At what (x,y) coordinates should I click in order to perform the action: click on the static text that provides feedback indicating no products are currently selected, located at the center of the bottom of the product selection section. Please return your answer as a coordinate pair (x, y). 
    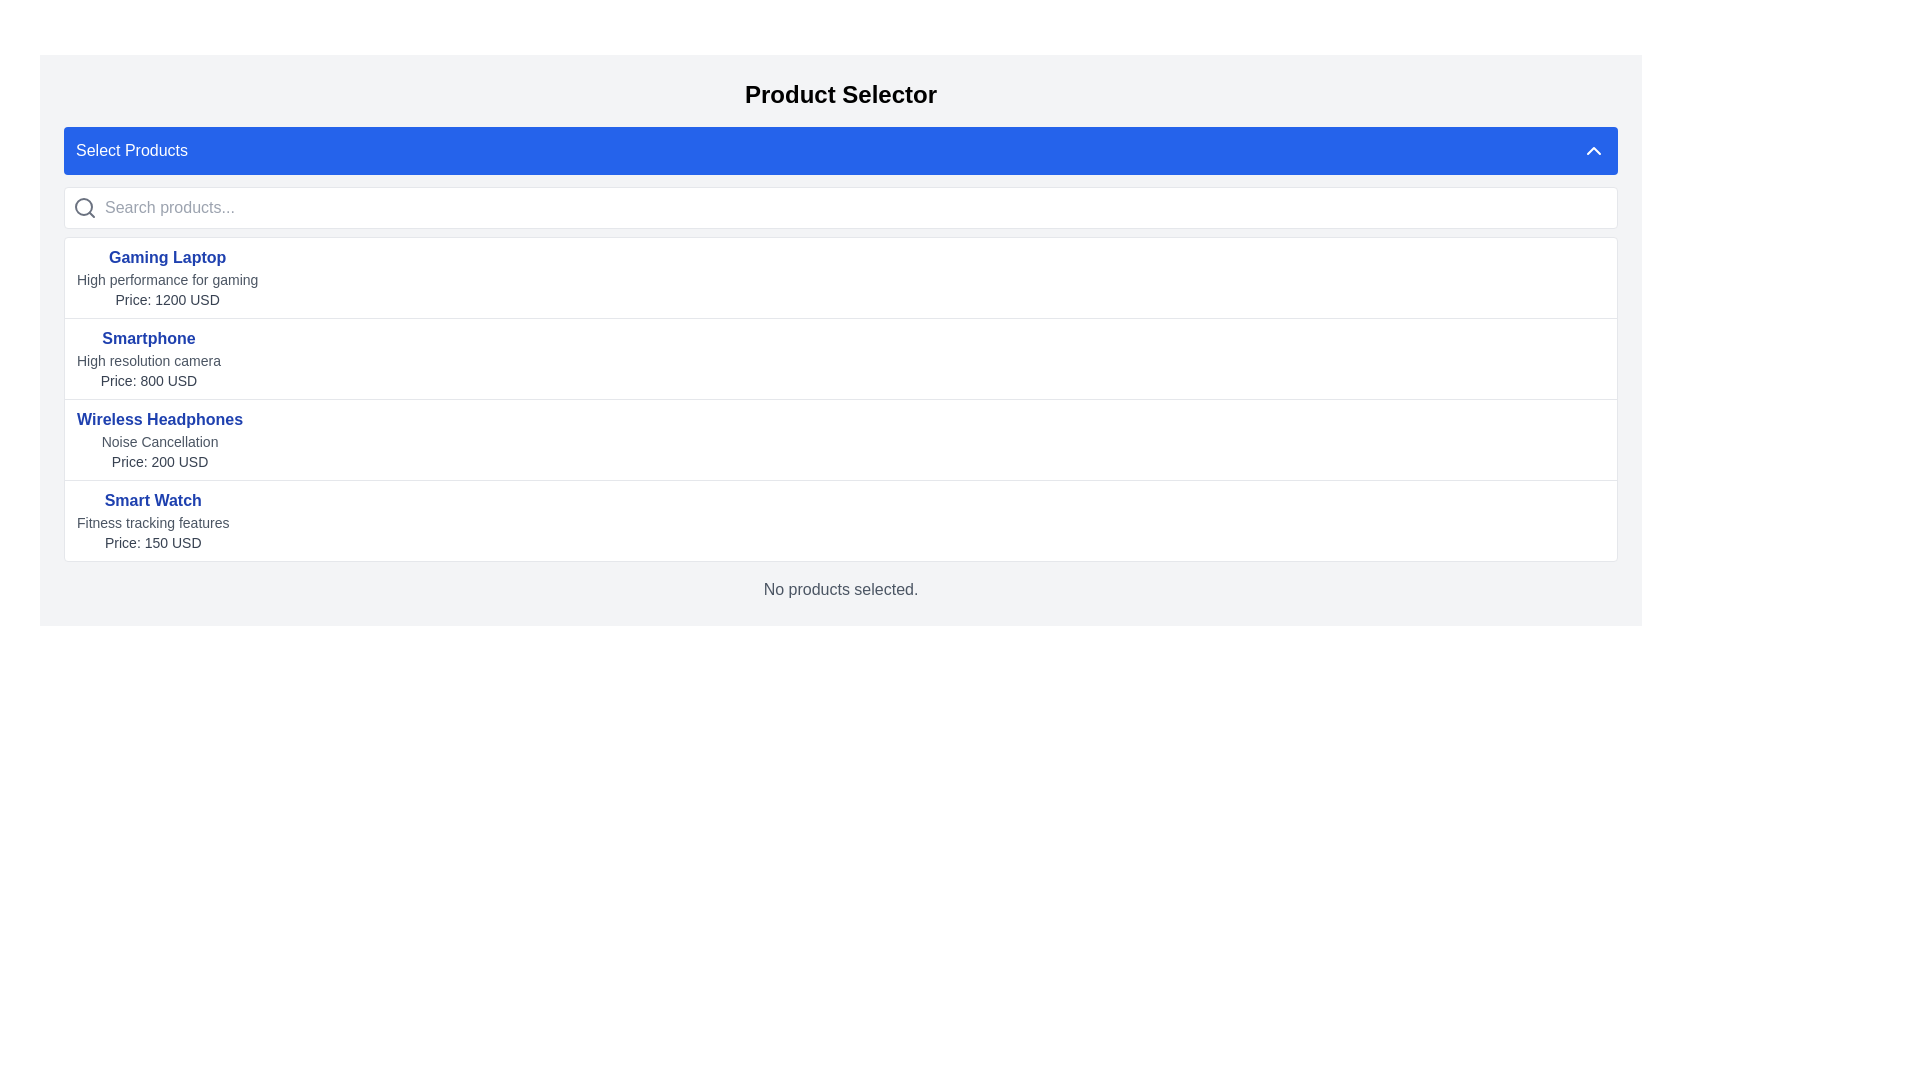
    Looking at the image, I should click on (840, 589).